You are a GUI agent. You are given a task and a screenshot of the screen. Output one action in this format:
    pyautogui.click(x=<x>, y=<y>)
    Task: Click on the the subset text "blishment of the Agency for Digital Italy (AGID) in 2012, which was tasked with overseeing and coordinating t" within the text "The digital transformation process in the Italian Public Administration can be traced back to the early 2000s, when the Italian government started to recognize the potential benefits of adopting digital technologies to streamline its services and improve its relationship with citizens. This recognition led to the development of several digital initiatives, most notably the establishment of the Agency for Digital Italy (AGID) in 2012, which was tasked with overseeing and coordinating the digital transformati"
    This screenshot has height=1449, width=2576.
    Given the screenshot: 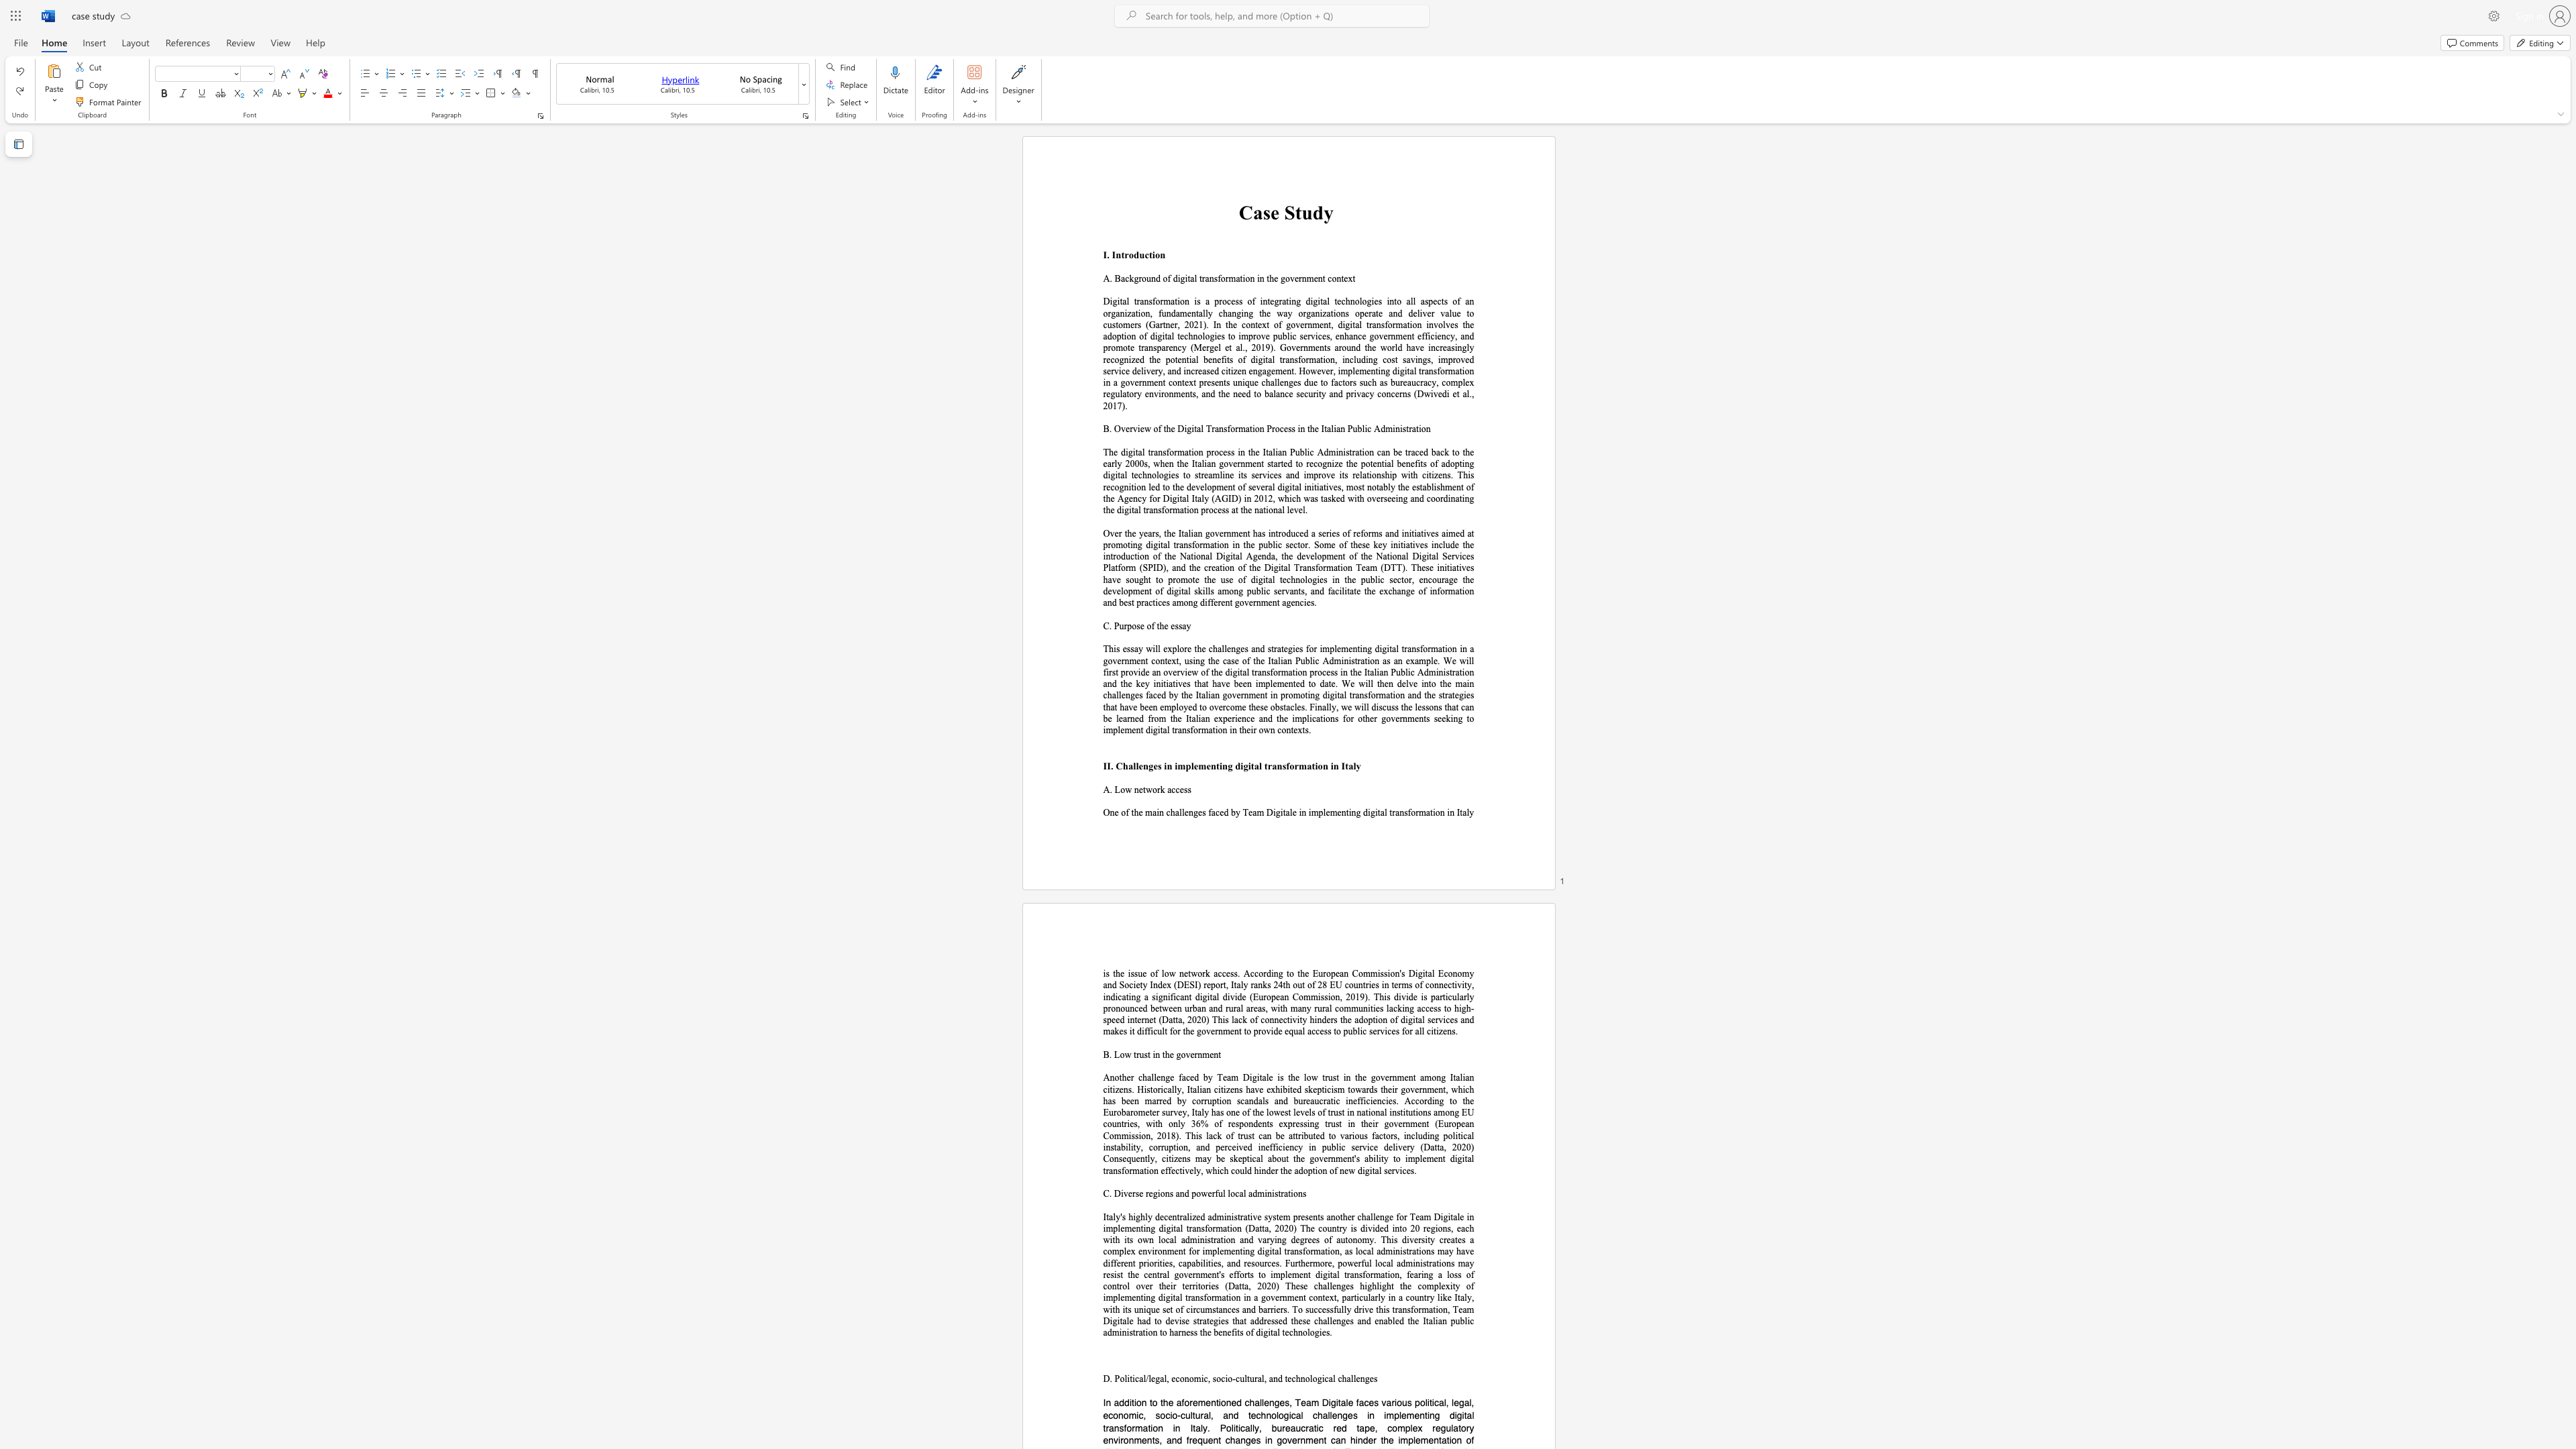 What is the action you would take?
    pyautogui.click(x=1426, y=486)
    